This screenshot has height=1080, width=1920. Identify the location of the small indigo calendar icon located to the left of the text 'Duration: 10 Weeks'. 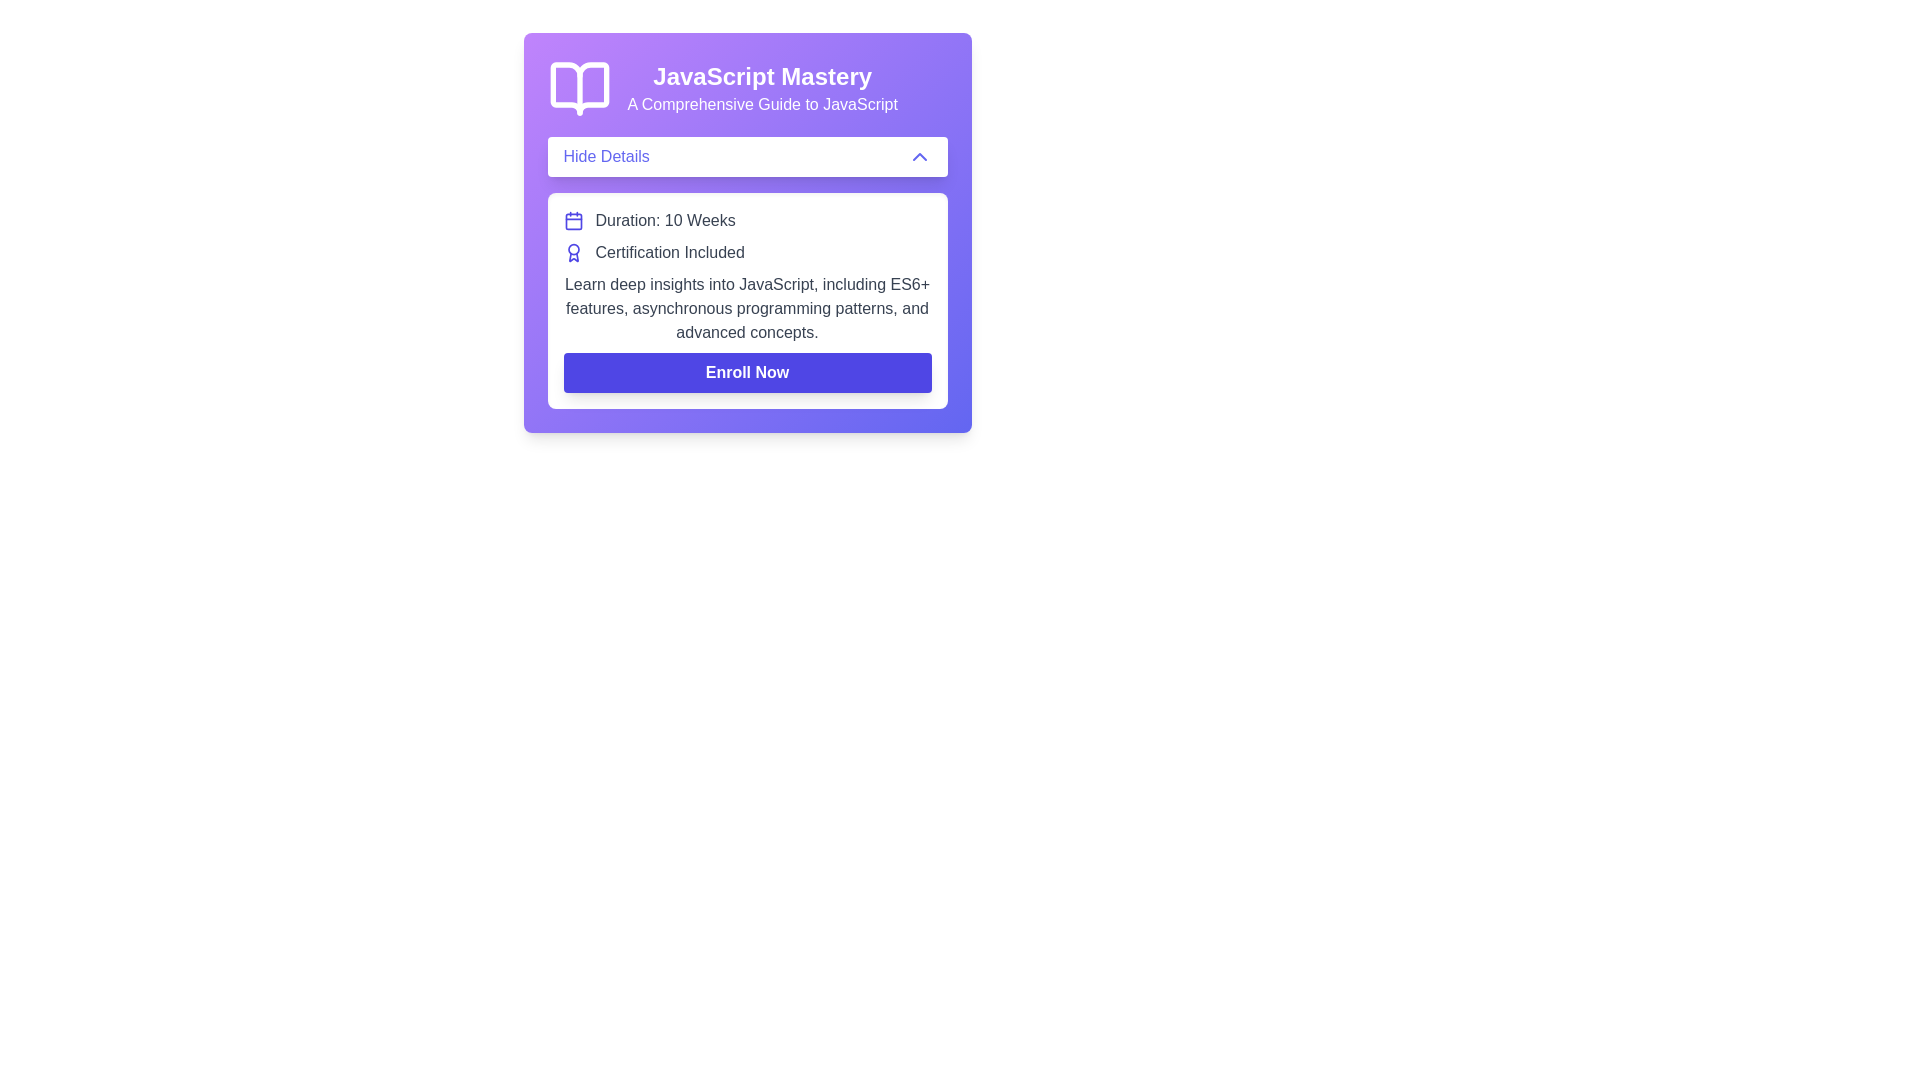
(572, 220).